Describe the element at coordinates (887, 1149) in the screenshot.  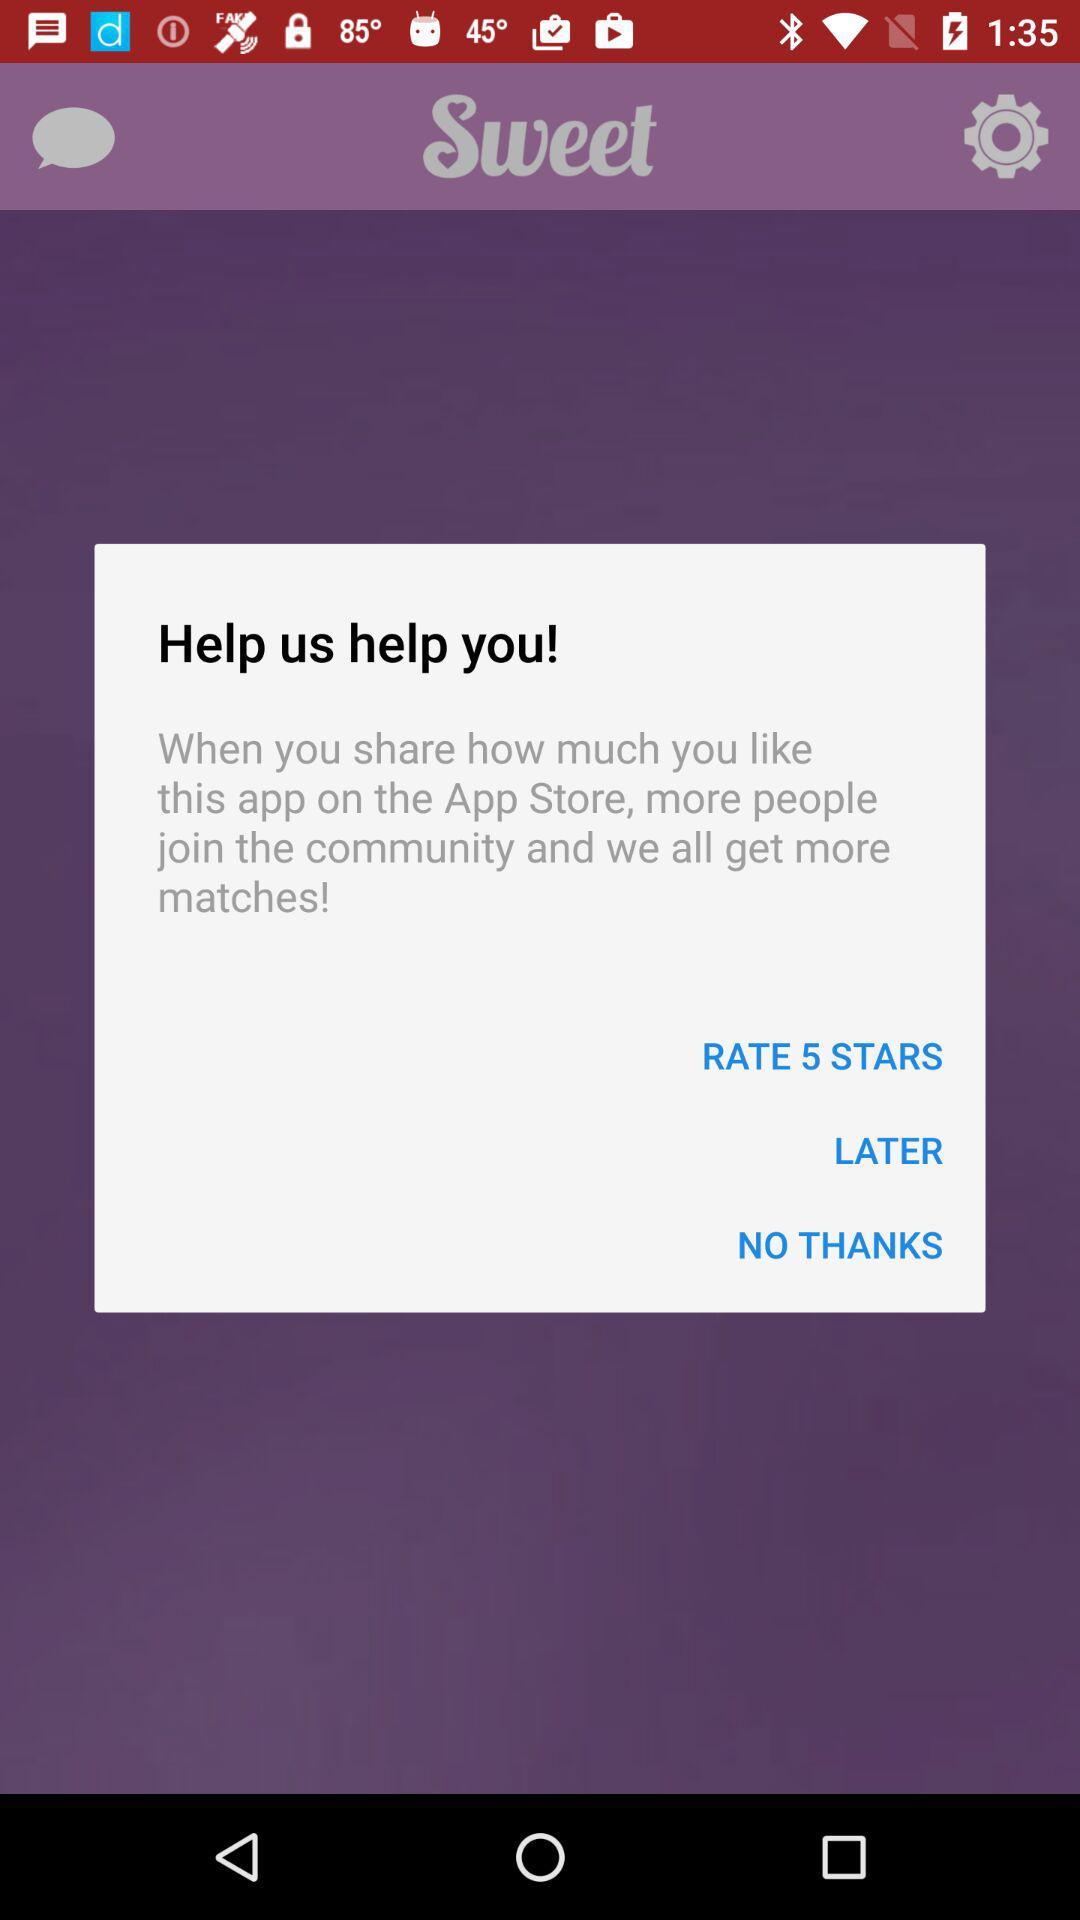
I see `the item below the rate 5 stars` at that location.